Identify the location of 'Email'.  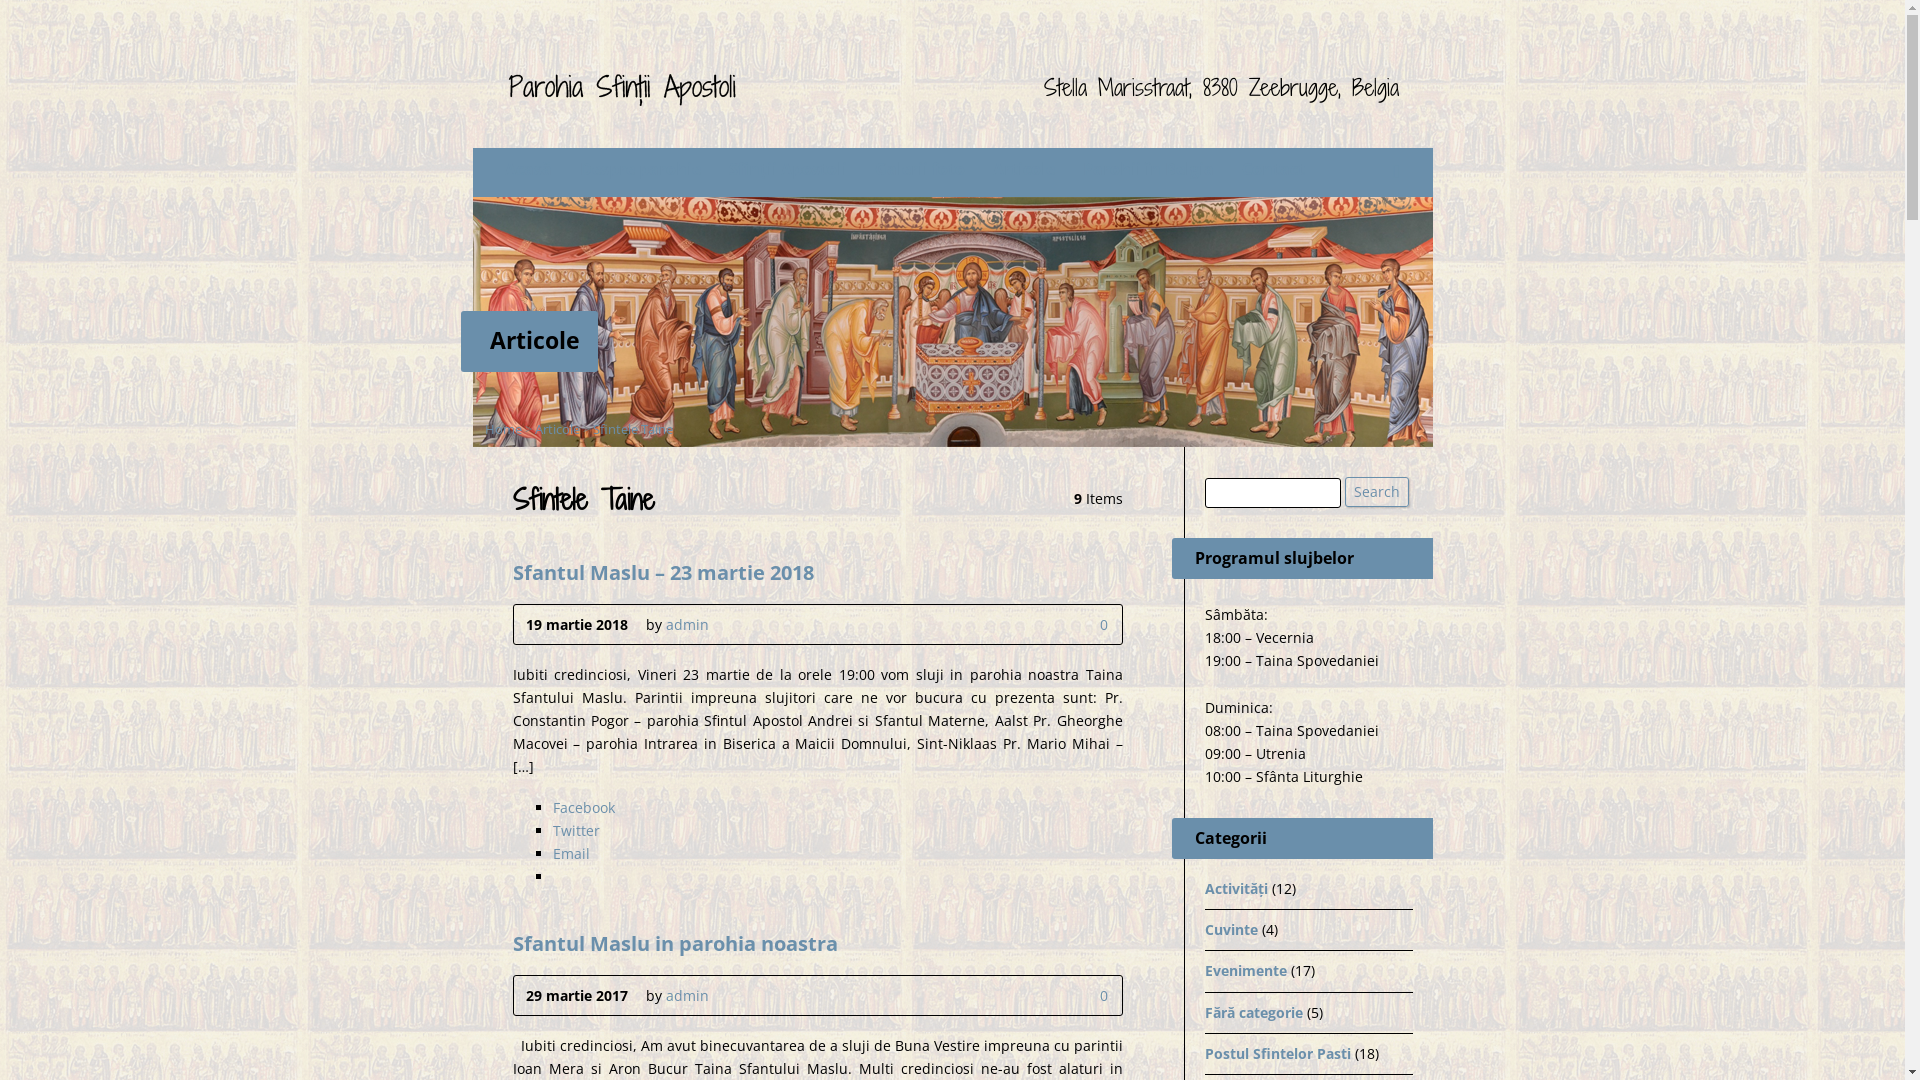
(552, 853).